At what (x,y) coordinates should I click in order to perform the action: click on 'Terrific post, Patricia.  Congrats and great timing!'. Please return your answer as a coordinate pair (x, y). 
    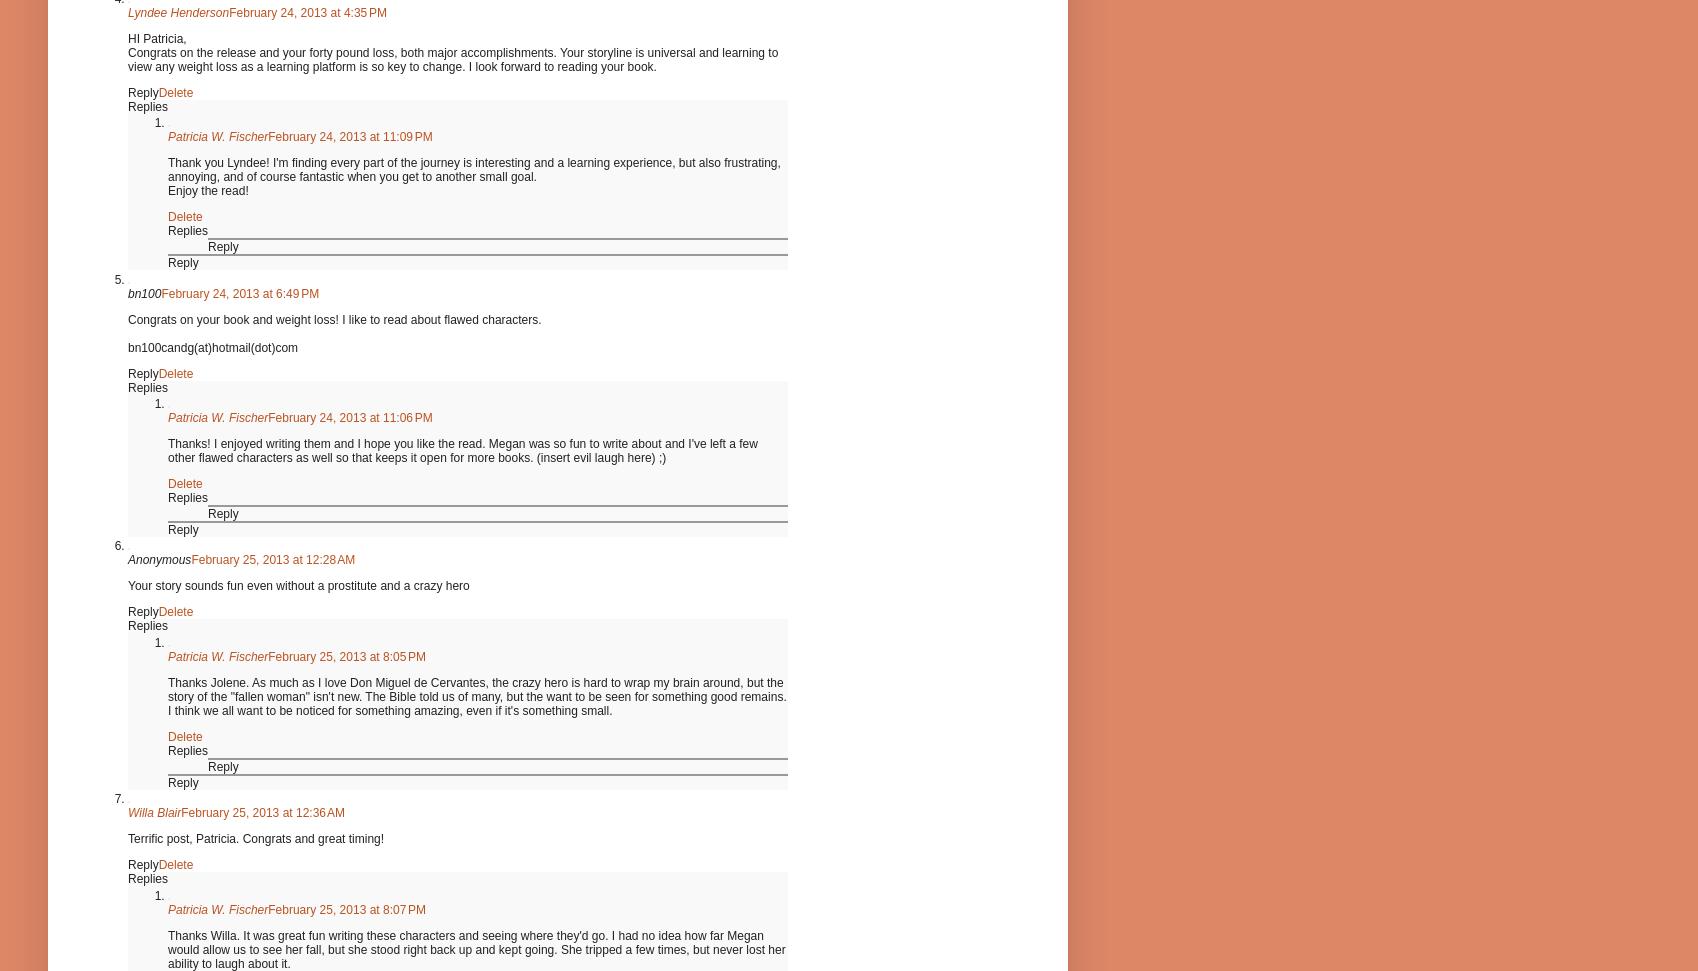
    Looking at the image, I should click on (255, 838).